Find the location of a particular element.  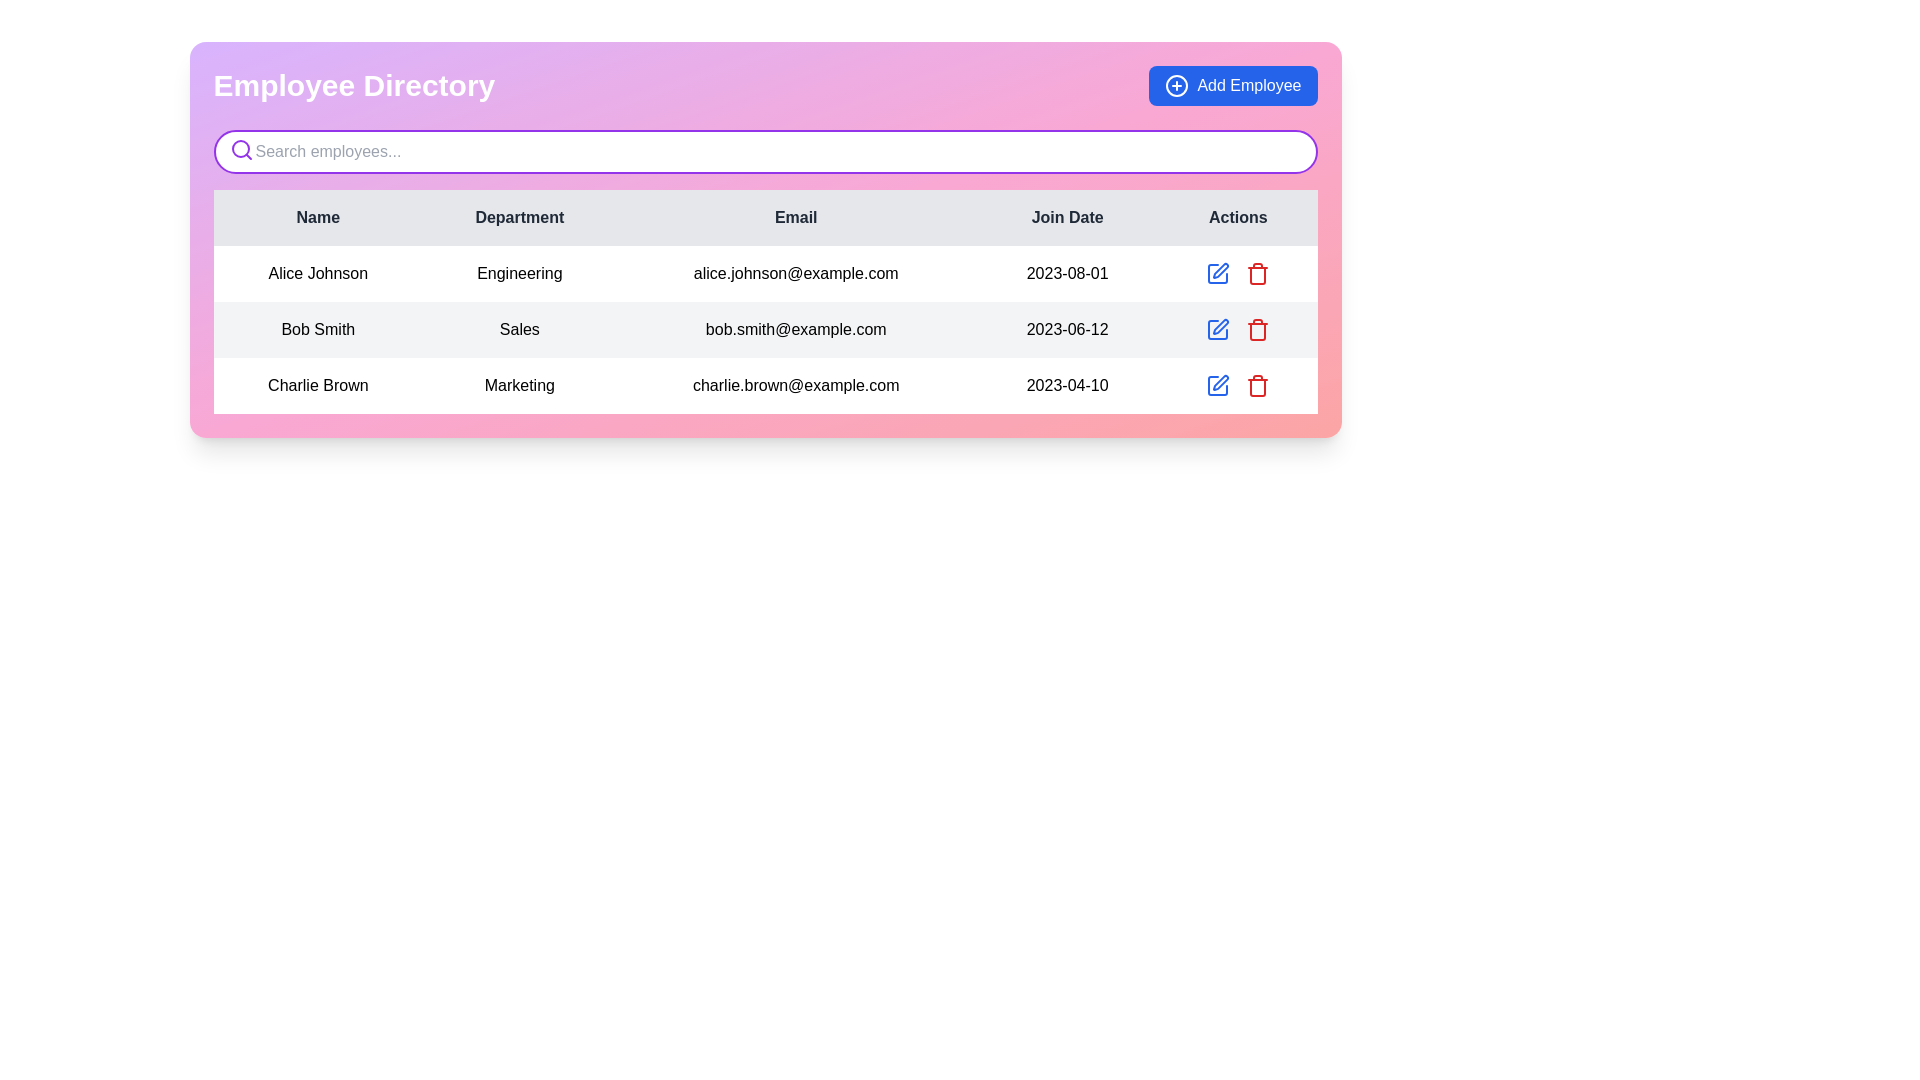

the search icon located to the left of the 'Search employees...' input field, which signifies a search action is located at coordinates (240, 149).